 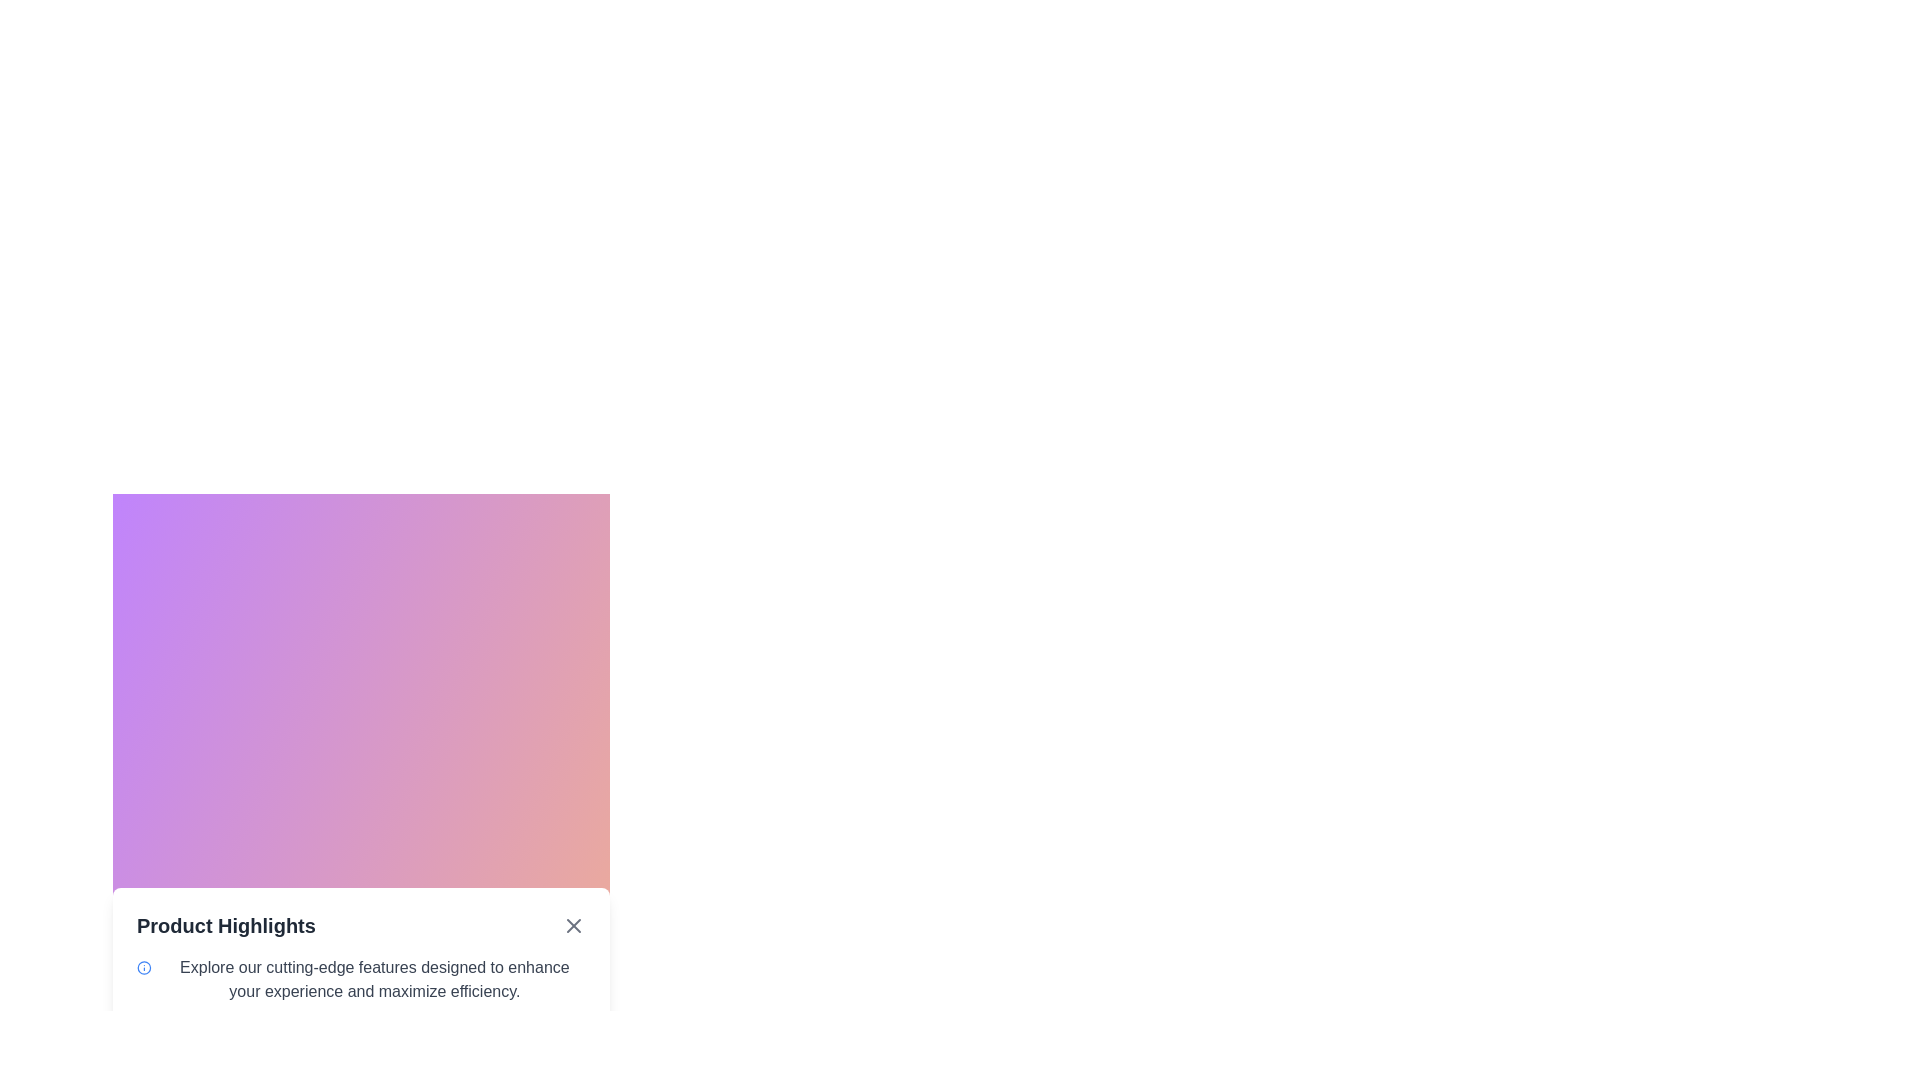 What do you see at coordinates (361, 978) in the screenshot?
I see `information provided in the informational text block that states 'Explore our cutting-edge features designed to enhance your experience and maximize efficiency.'` at bounding box center [361, 978].